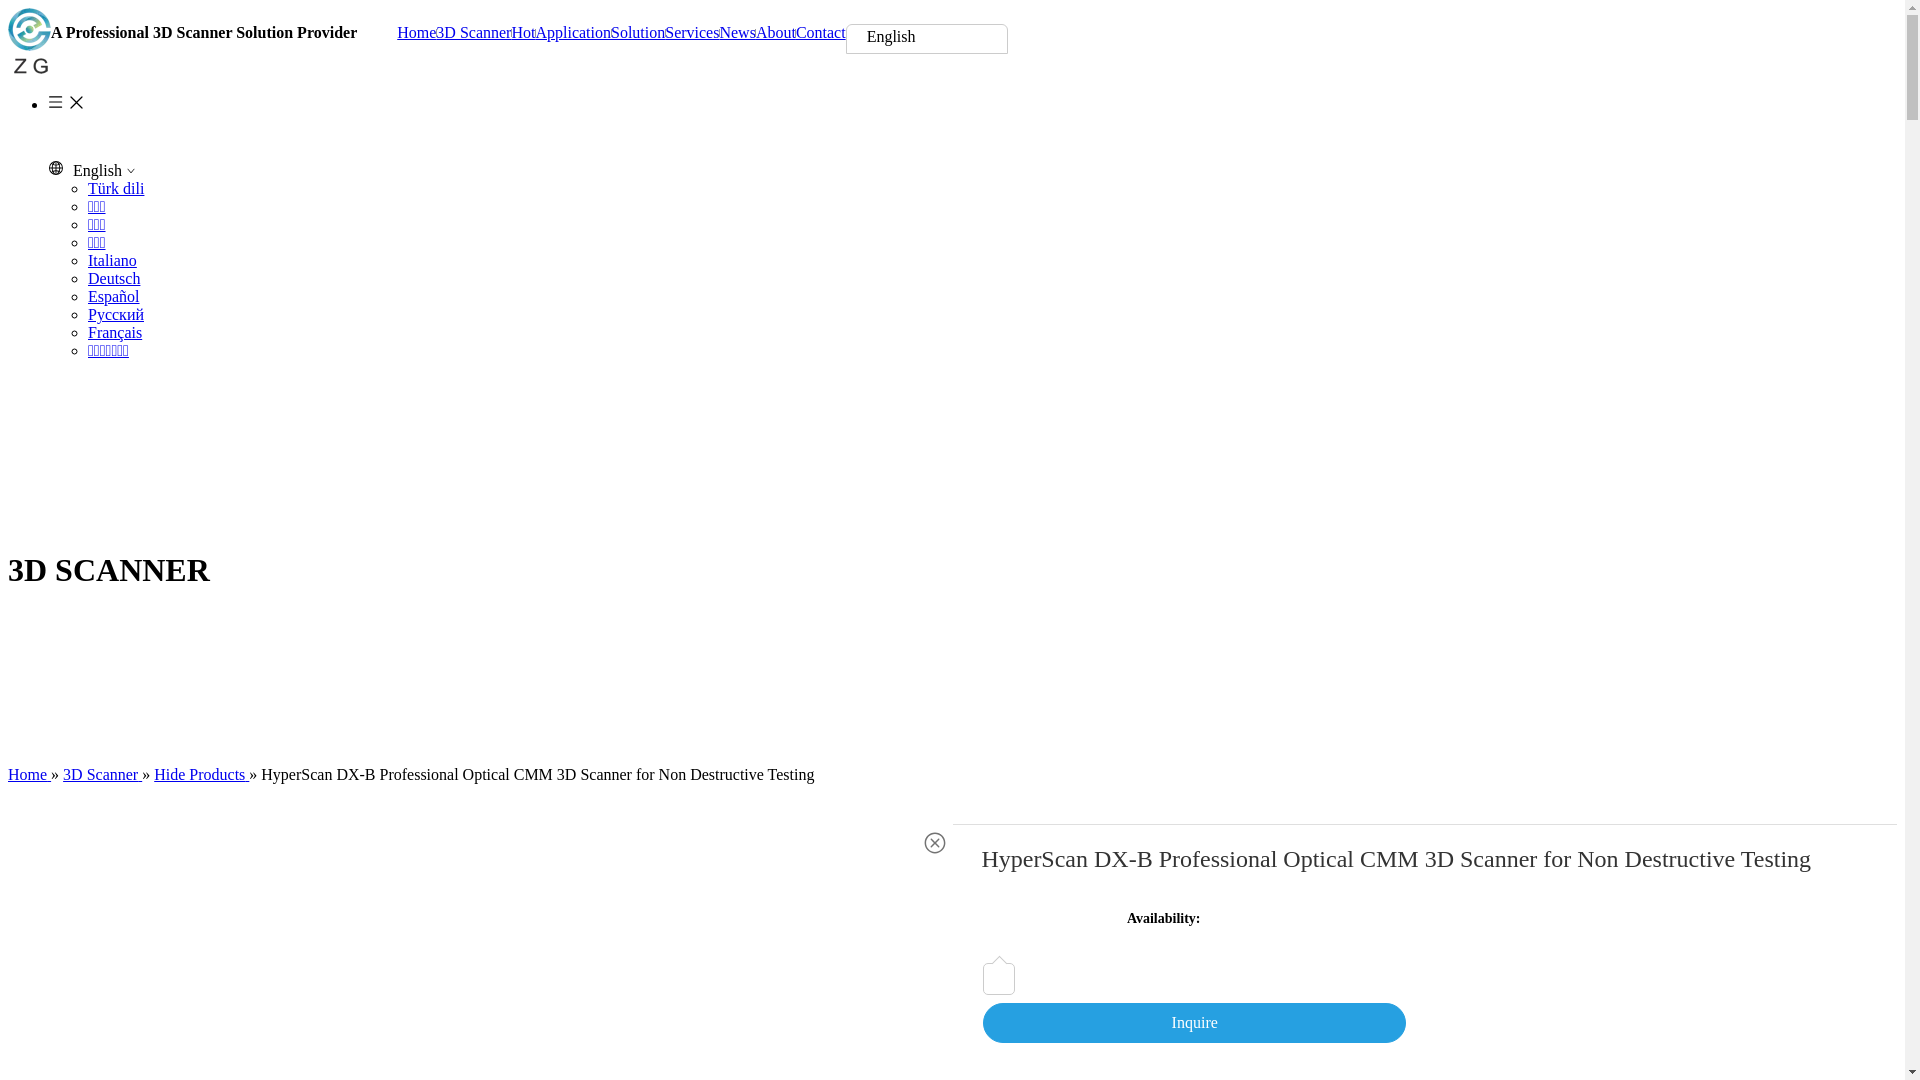 This screenshot has width=1920, height=1080. Describe the element at coordinates (86, 278) in the screenshot. I see `'Deutsch'` at that location.